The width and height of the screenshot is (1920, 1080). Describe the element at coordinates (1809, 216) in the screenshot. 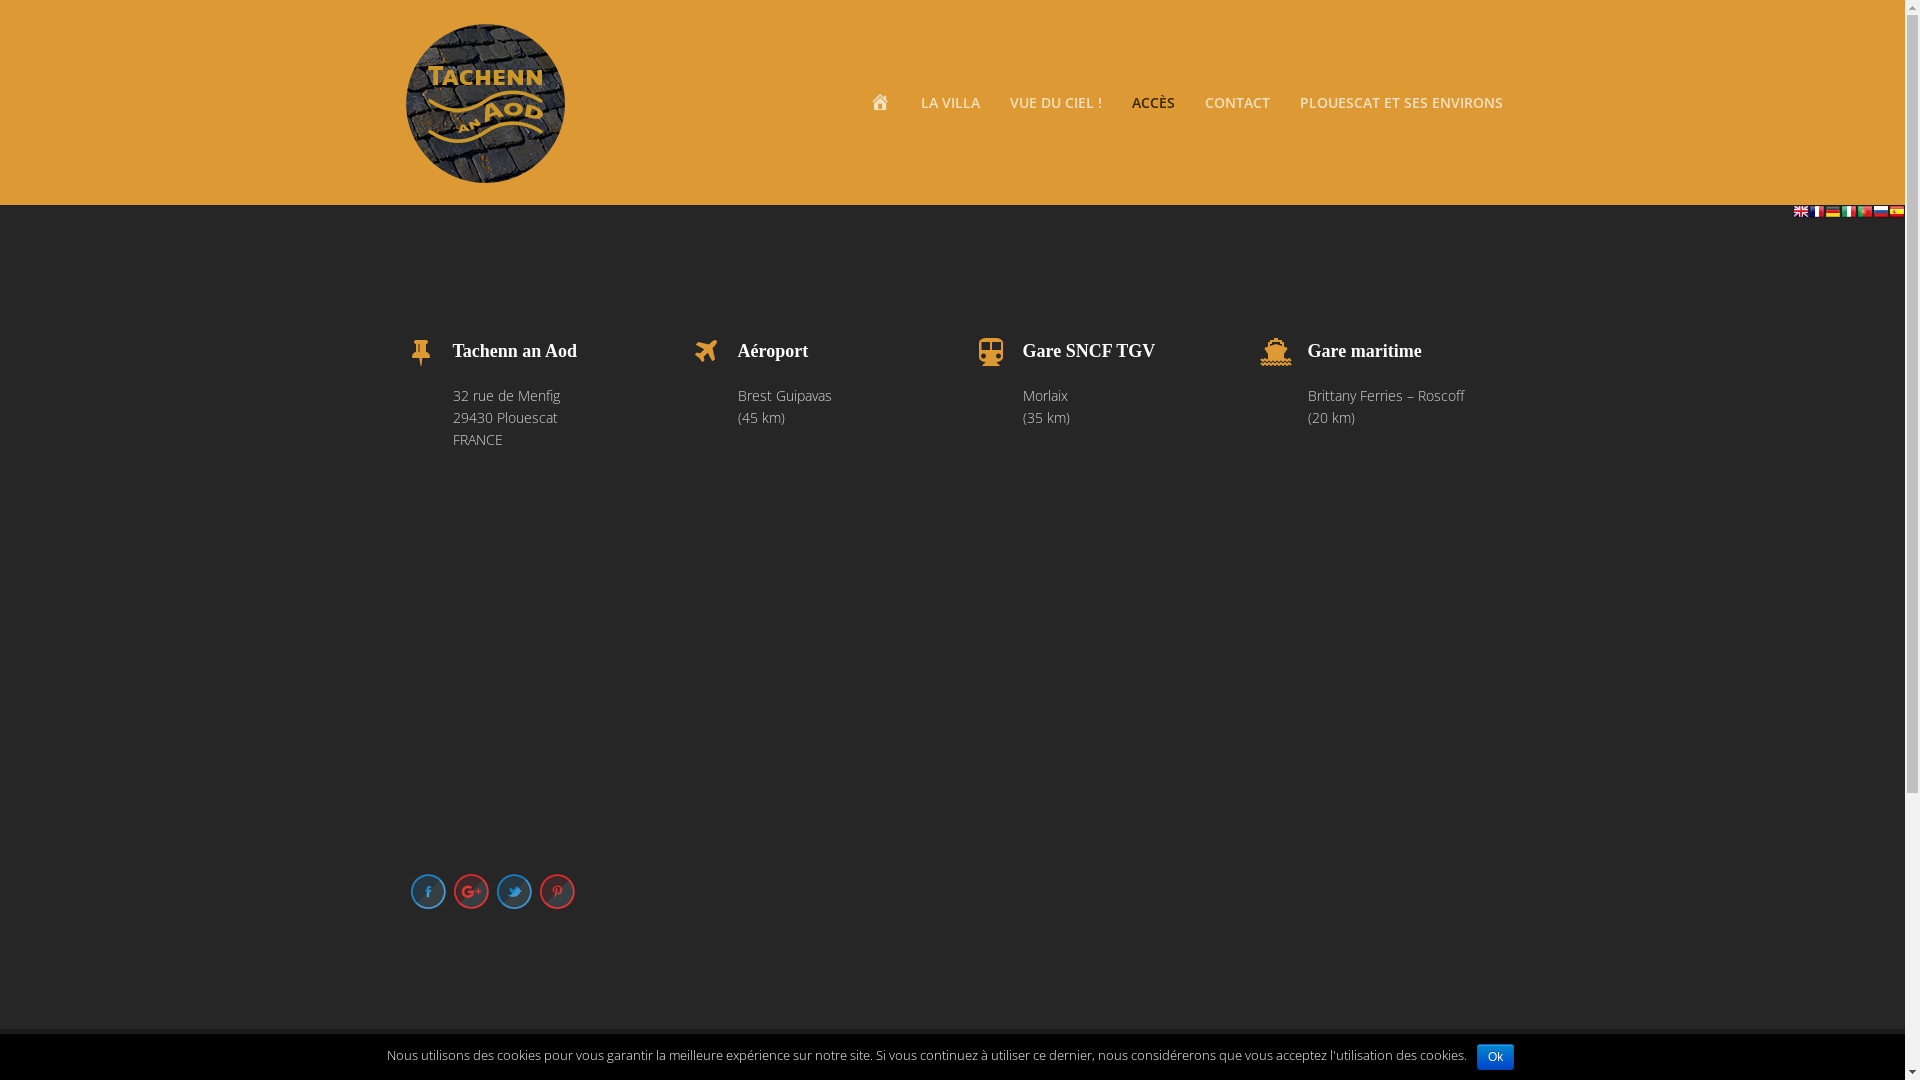

I see `'French'` at that location.